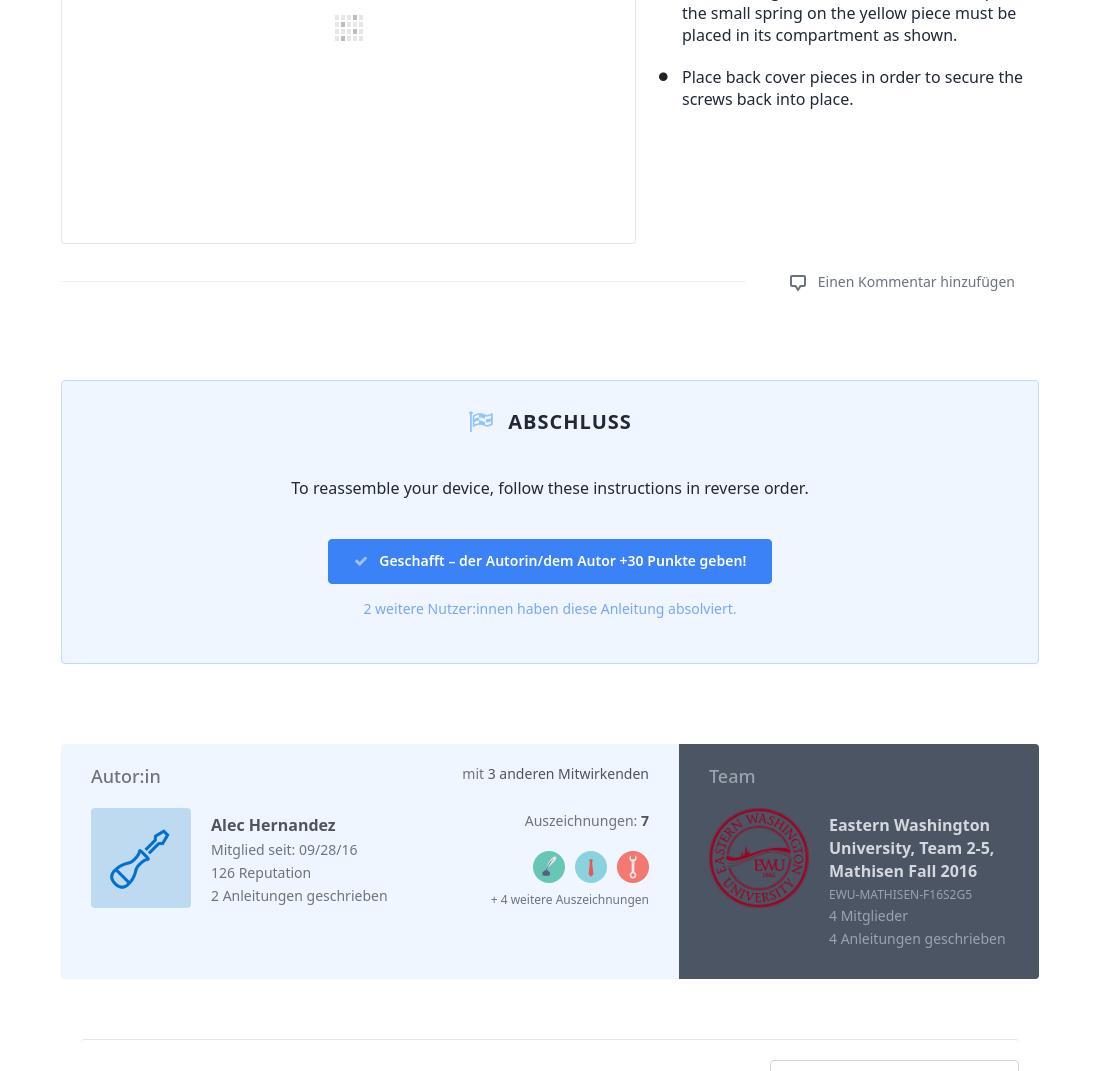 The height and width of the screenshot is (1071, 1110). I want to click on 'EWU-MATHISEN-F16S2G5', so click(900, 893).